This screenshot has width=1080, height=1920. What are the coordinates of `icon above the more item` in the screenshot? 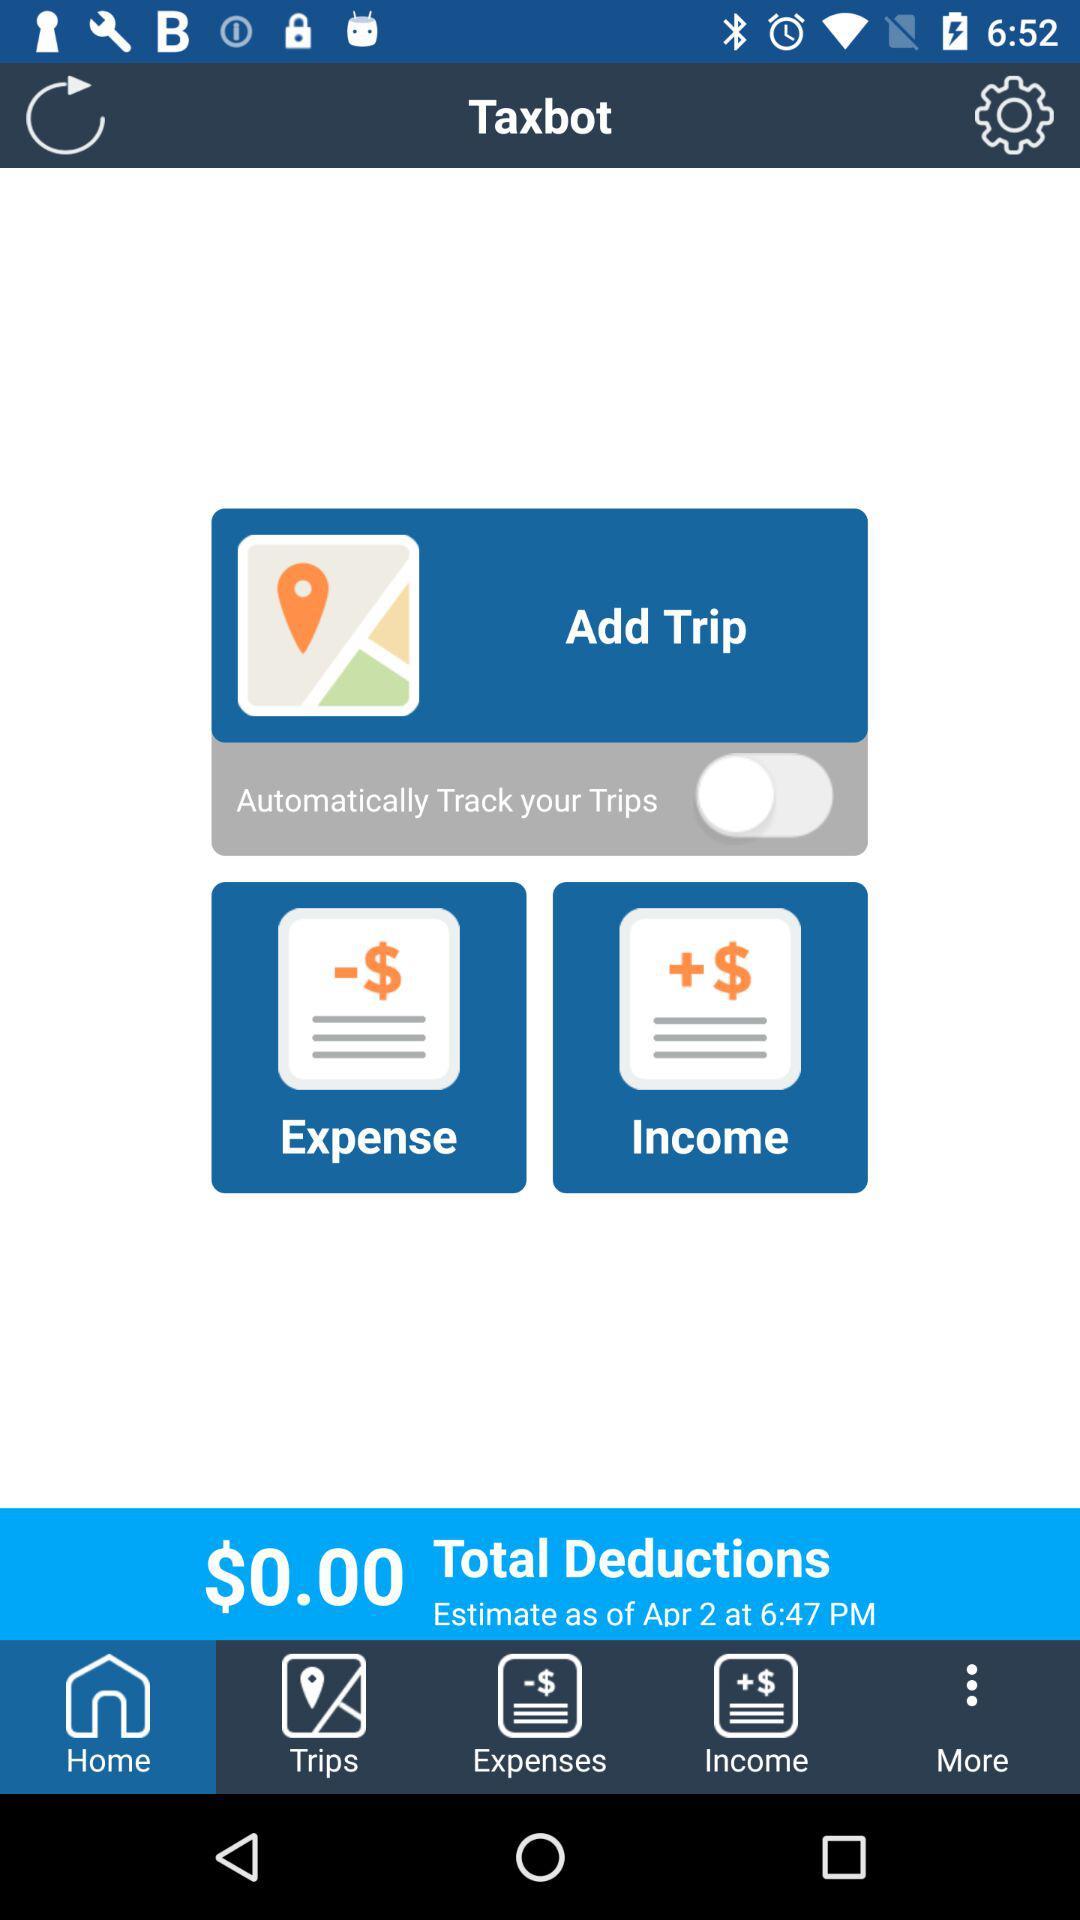 It's located at (1014, 114).